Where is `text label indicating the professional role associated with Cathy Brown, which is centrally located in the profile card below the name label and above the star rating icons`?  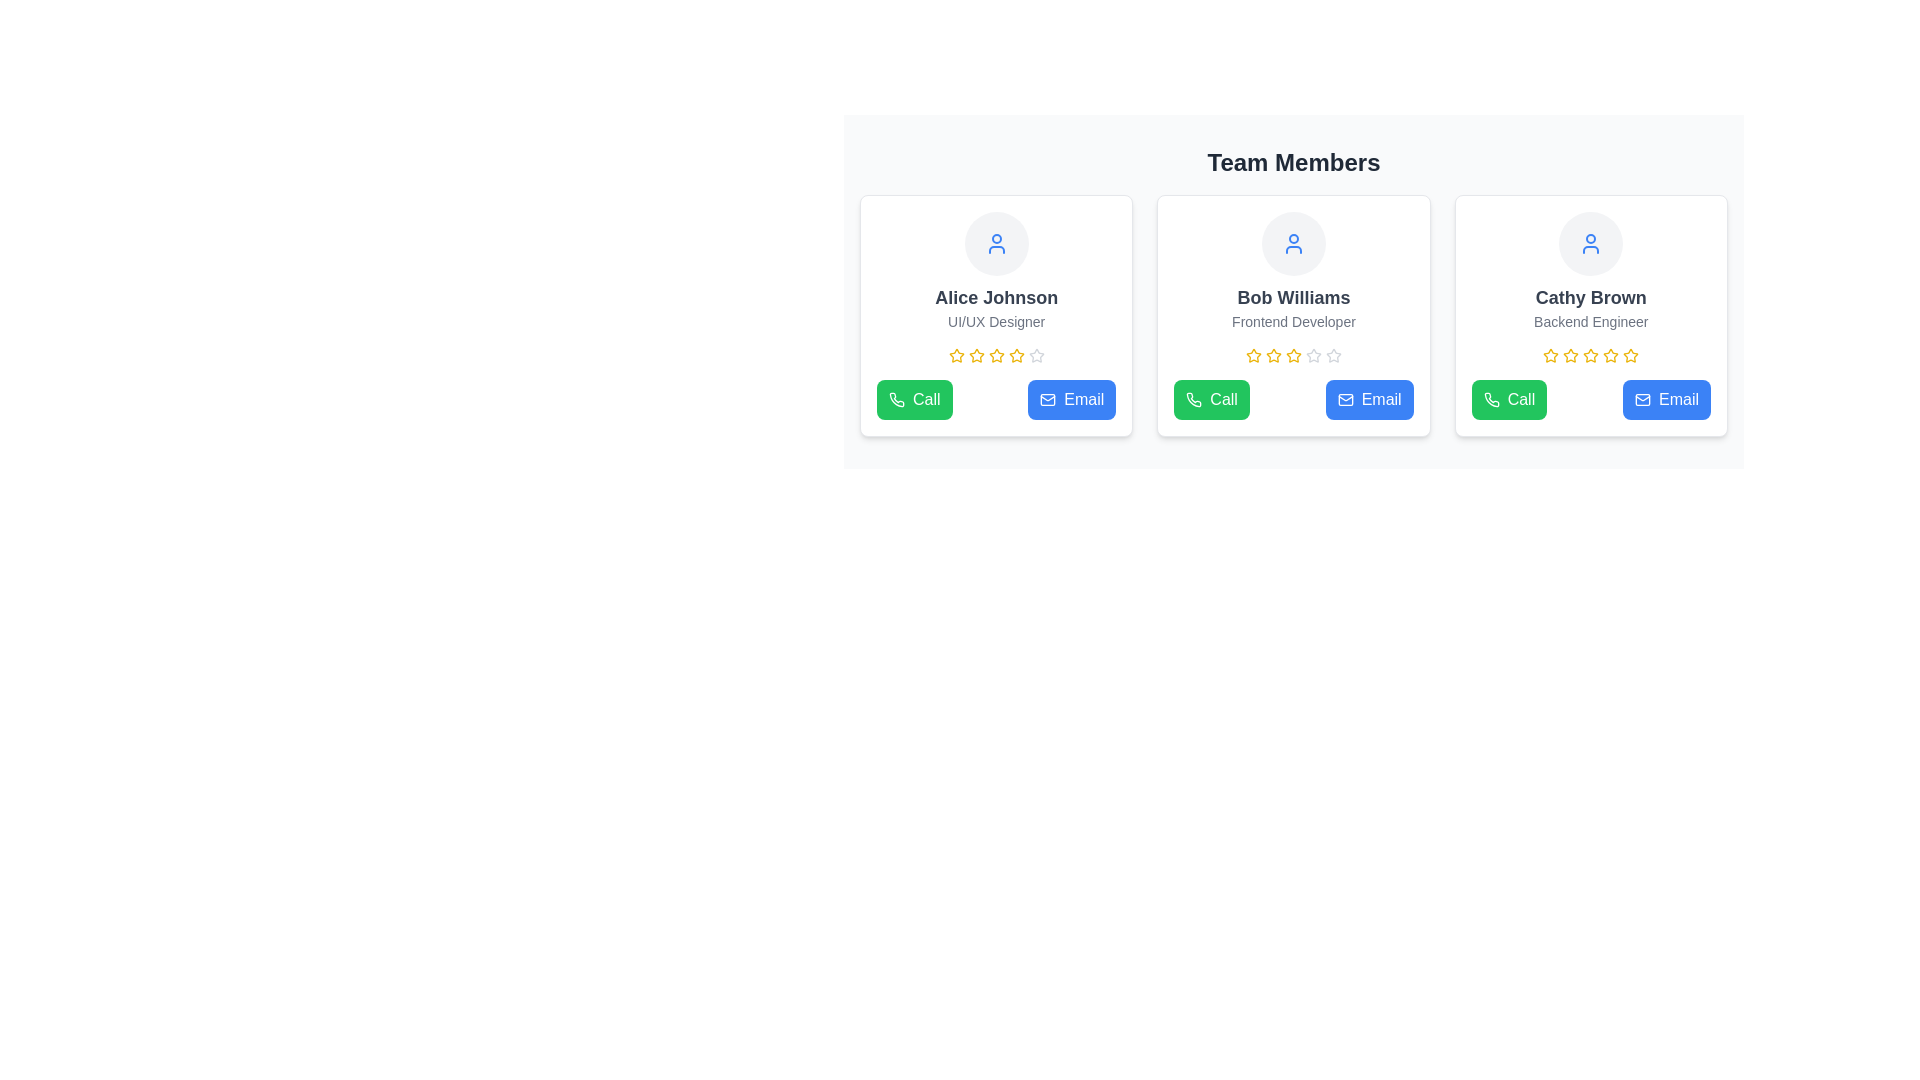
text label indicating the professional role associated with Cathy Brown, which is centrally located in the profile card below the name label and above the star rating icons is located at coordinates (1590, 320).